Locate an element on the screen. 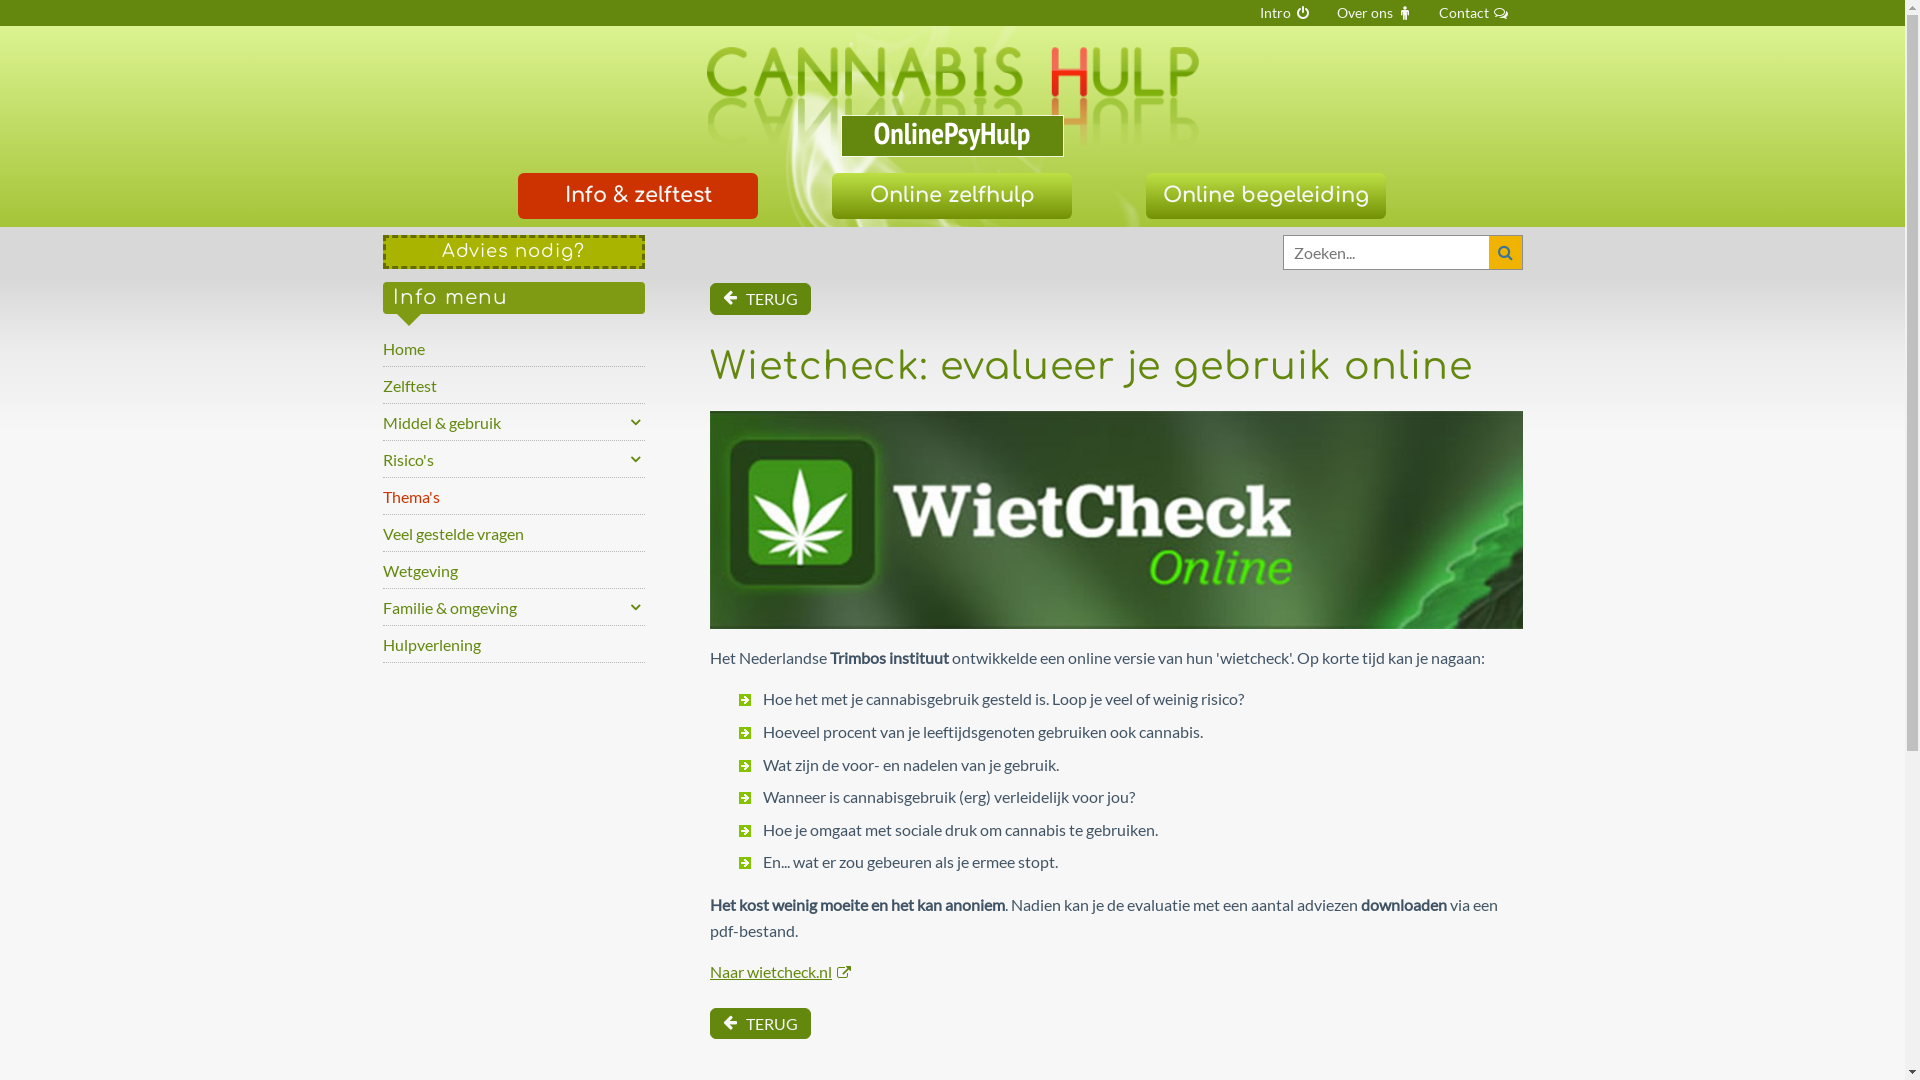  'Advies nodig?' is located at coordinates (513, 250).